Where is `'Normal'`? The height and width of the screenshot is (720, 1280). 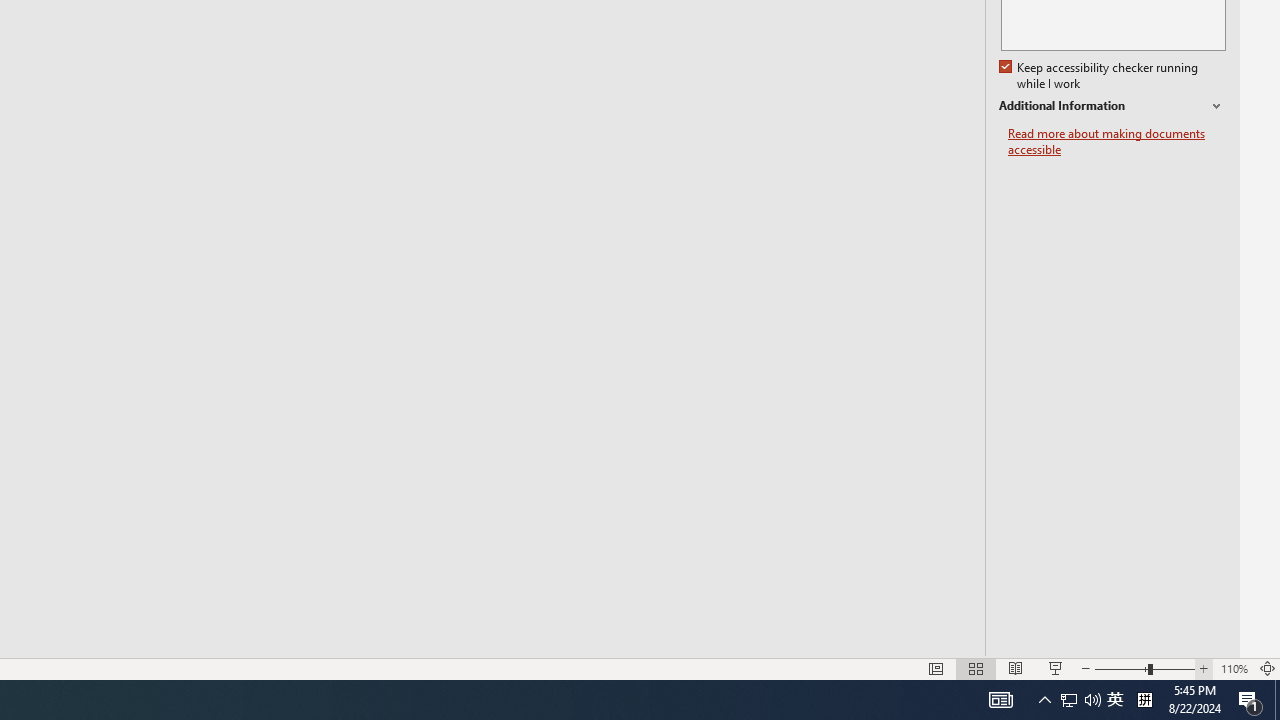 'Normal' is located at coordinates (935, 669).